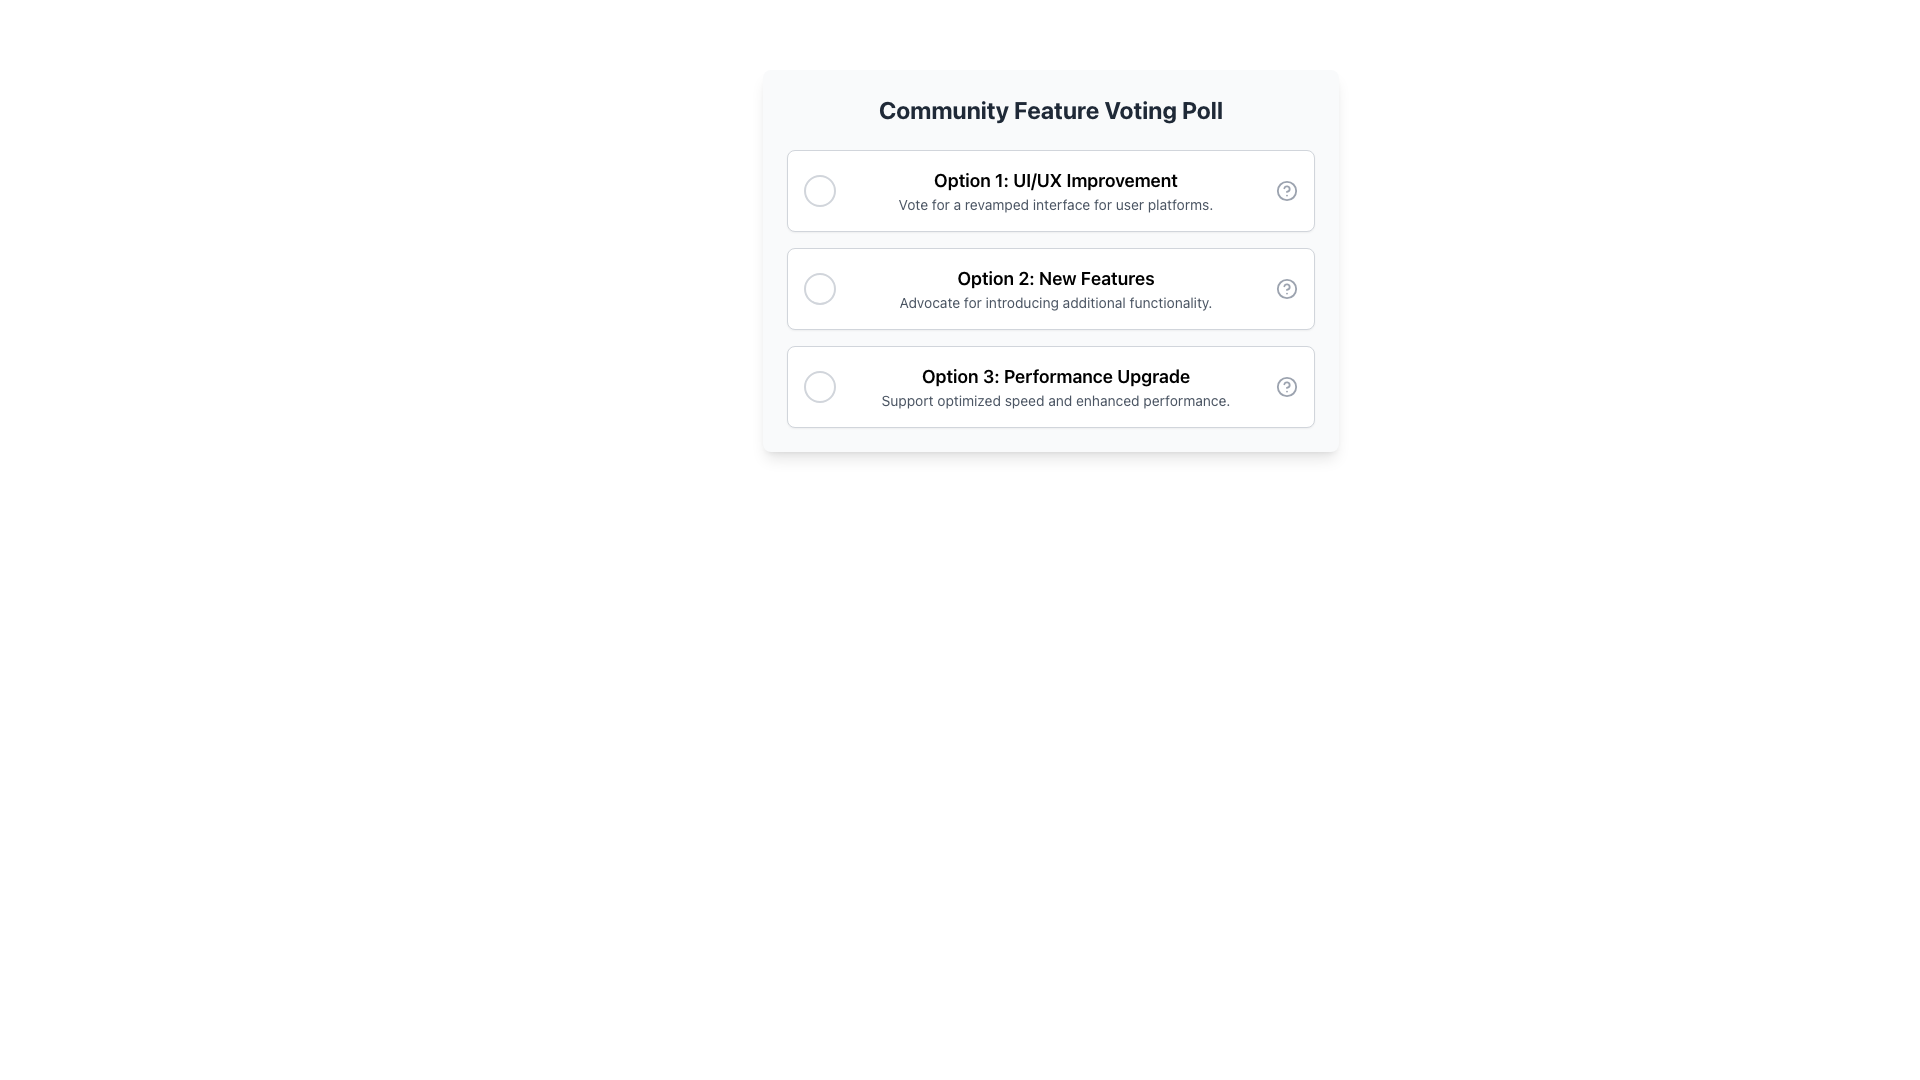  I want to click on the SVG Circle Shape located in the bottom-right corner of the third voting option 'Option 3: Performance Upgrade', so click(1286, 386).